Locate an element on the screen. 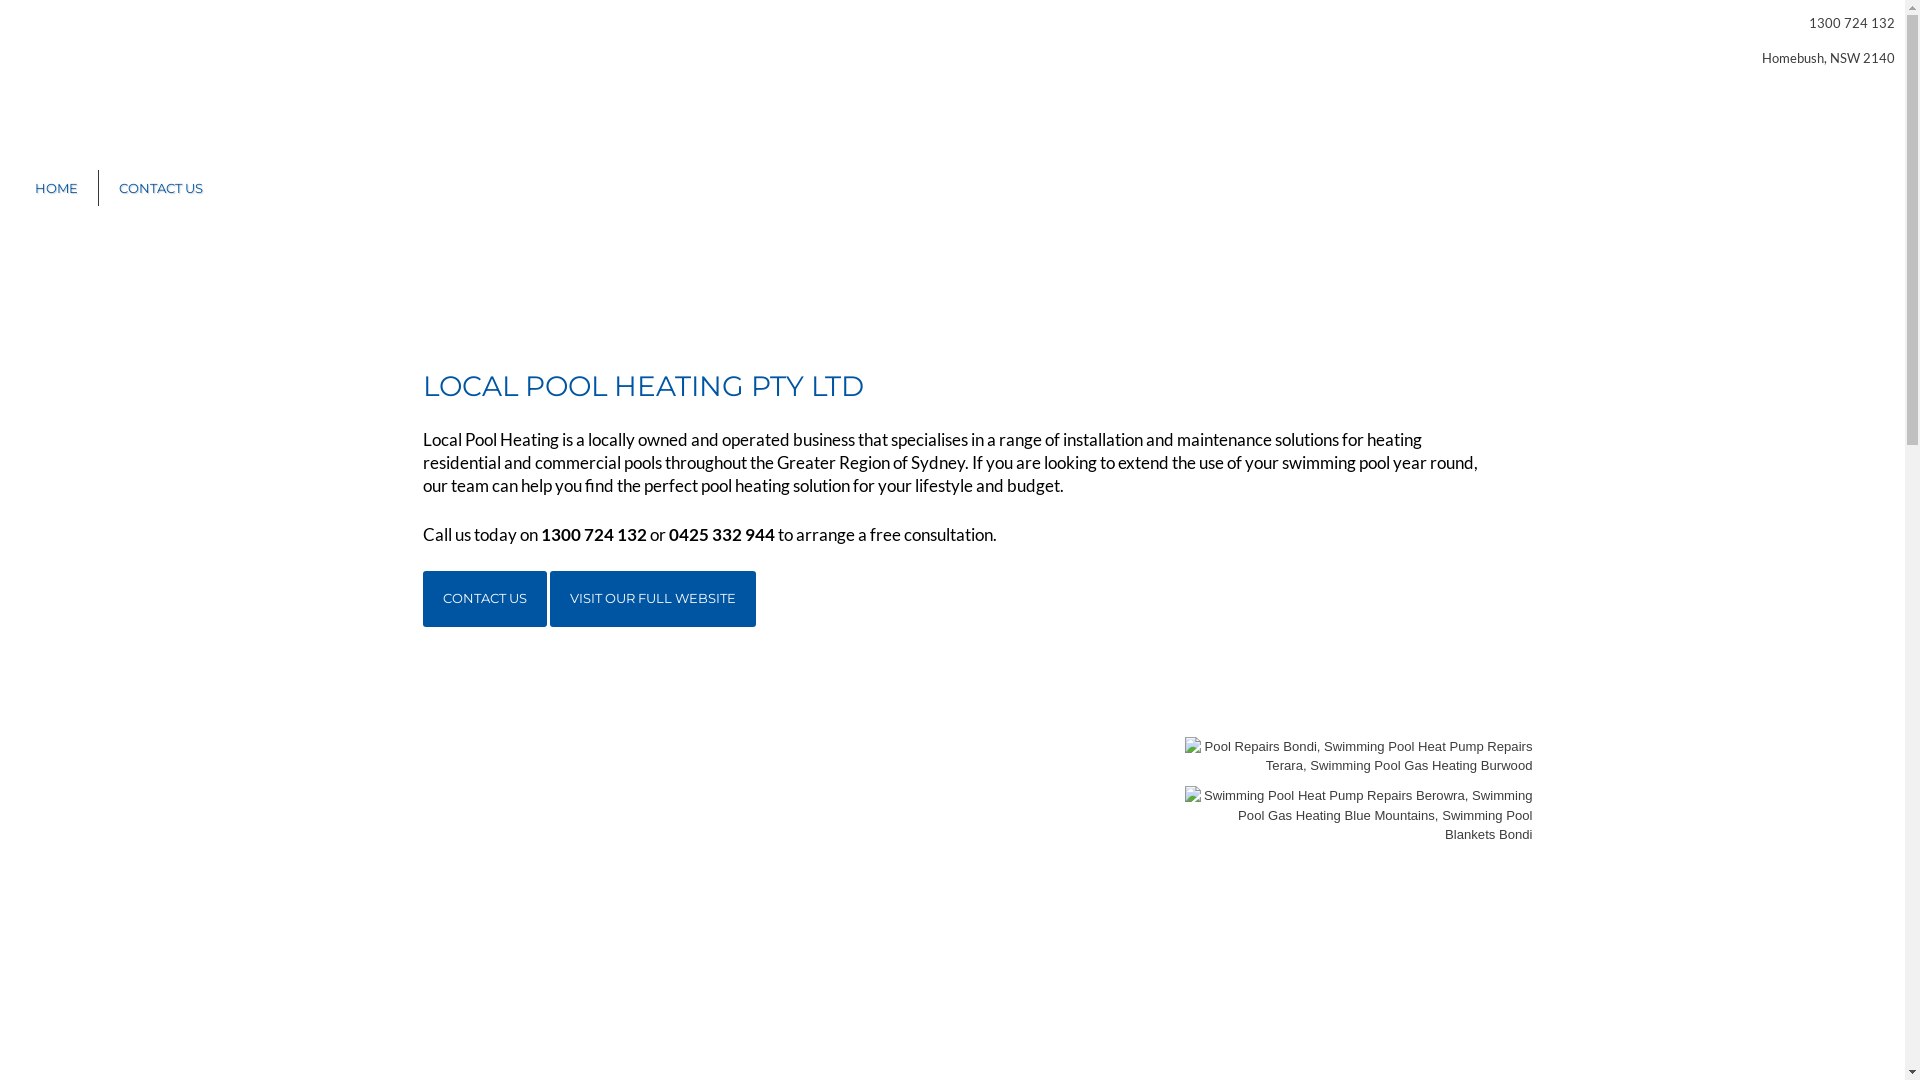  'HOME' is located at coordinates (14, 188).